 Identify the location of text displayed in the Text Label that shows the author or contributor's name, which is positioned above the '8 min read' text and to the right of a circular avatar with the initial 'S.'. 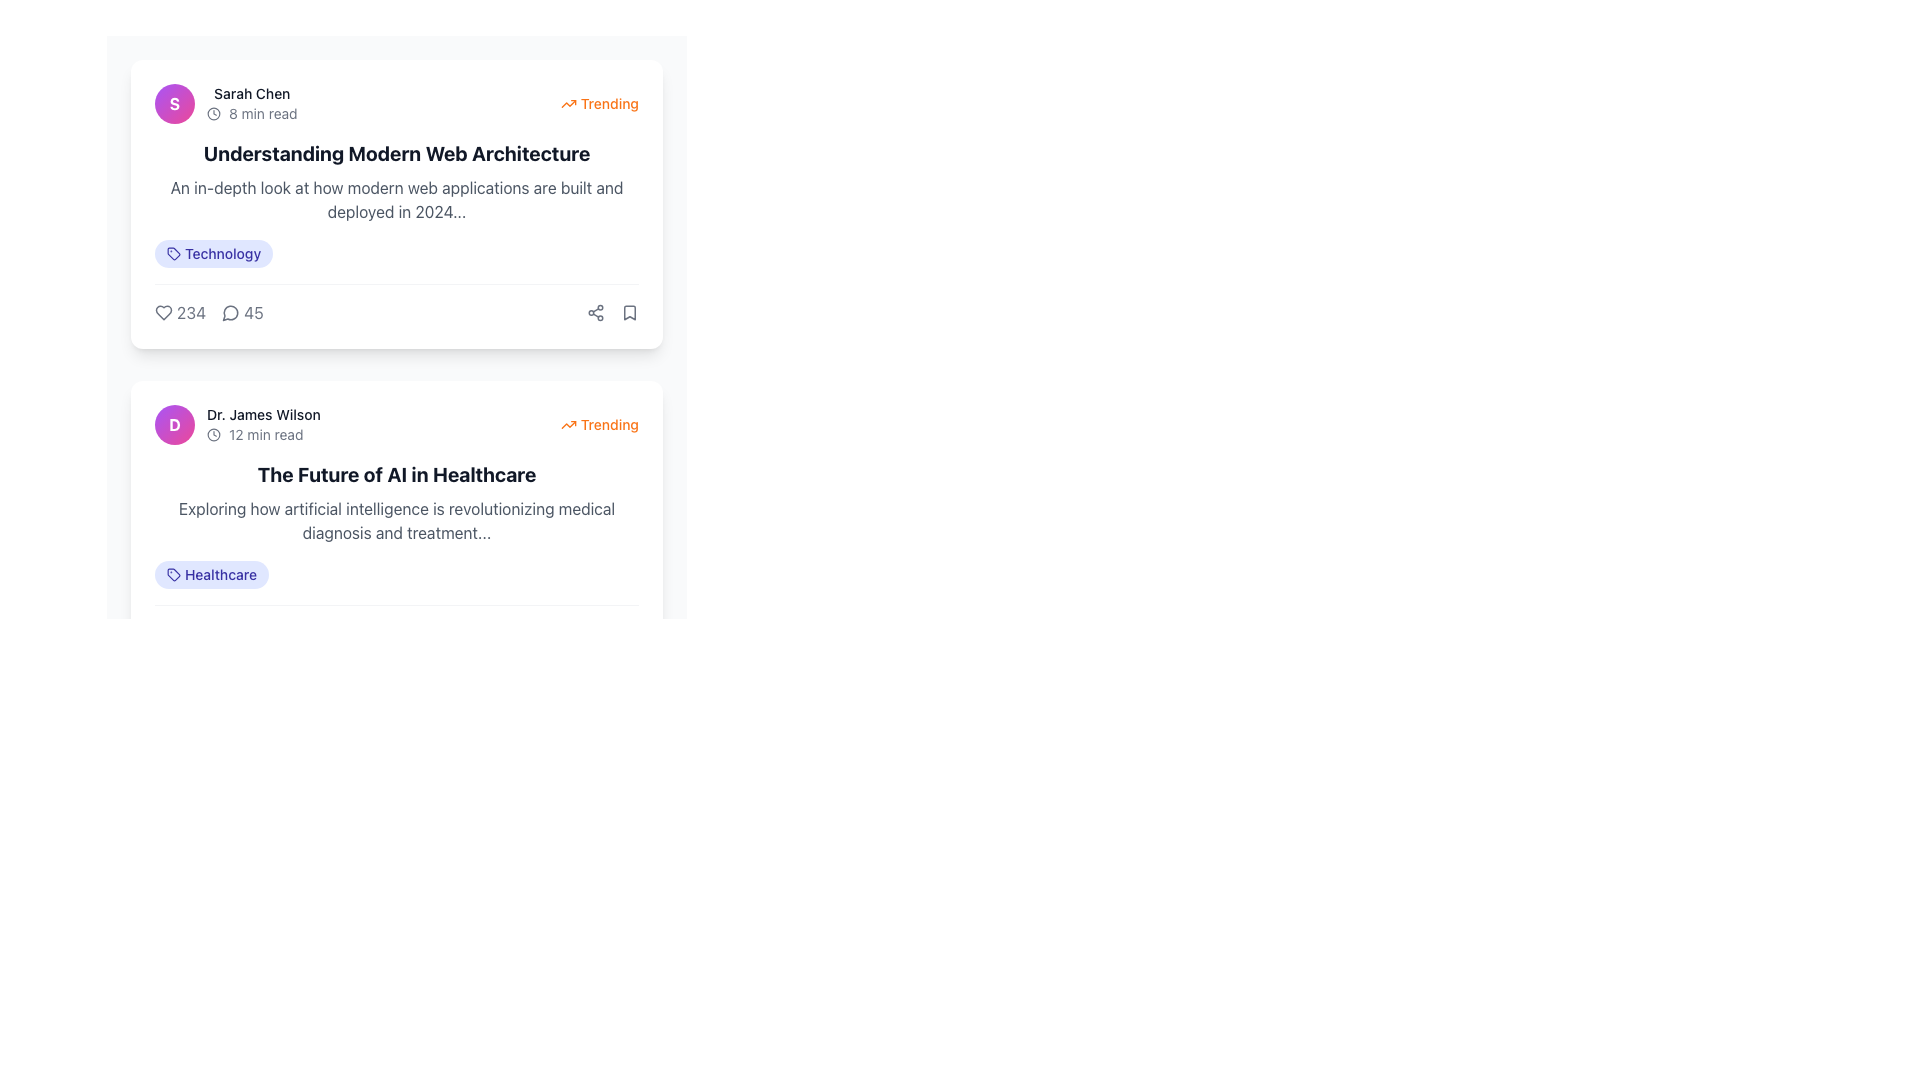
(251, 93).